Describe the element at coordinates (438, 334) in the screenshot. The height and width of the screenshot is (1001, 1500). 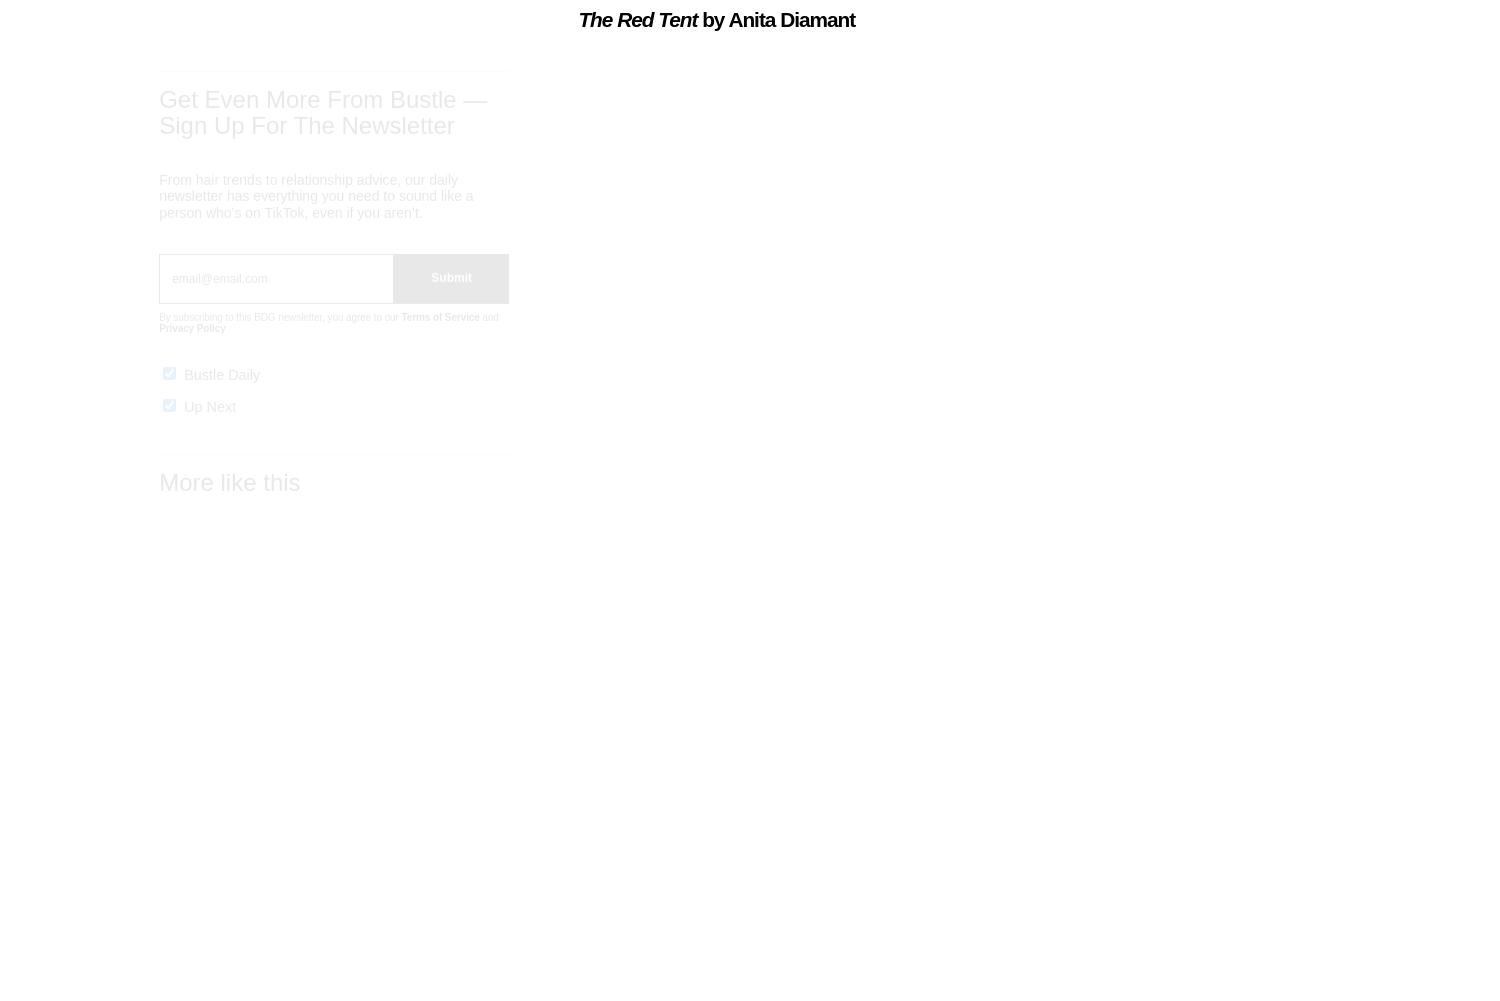
I see `'Terms of Service'` at that location.